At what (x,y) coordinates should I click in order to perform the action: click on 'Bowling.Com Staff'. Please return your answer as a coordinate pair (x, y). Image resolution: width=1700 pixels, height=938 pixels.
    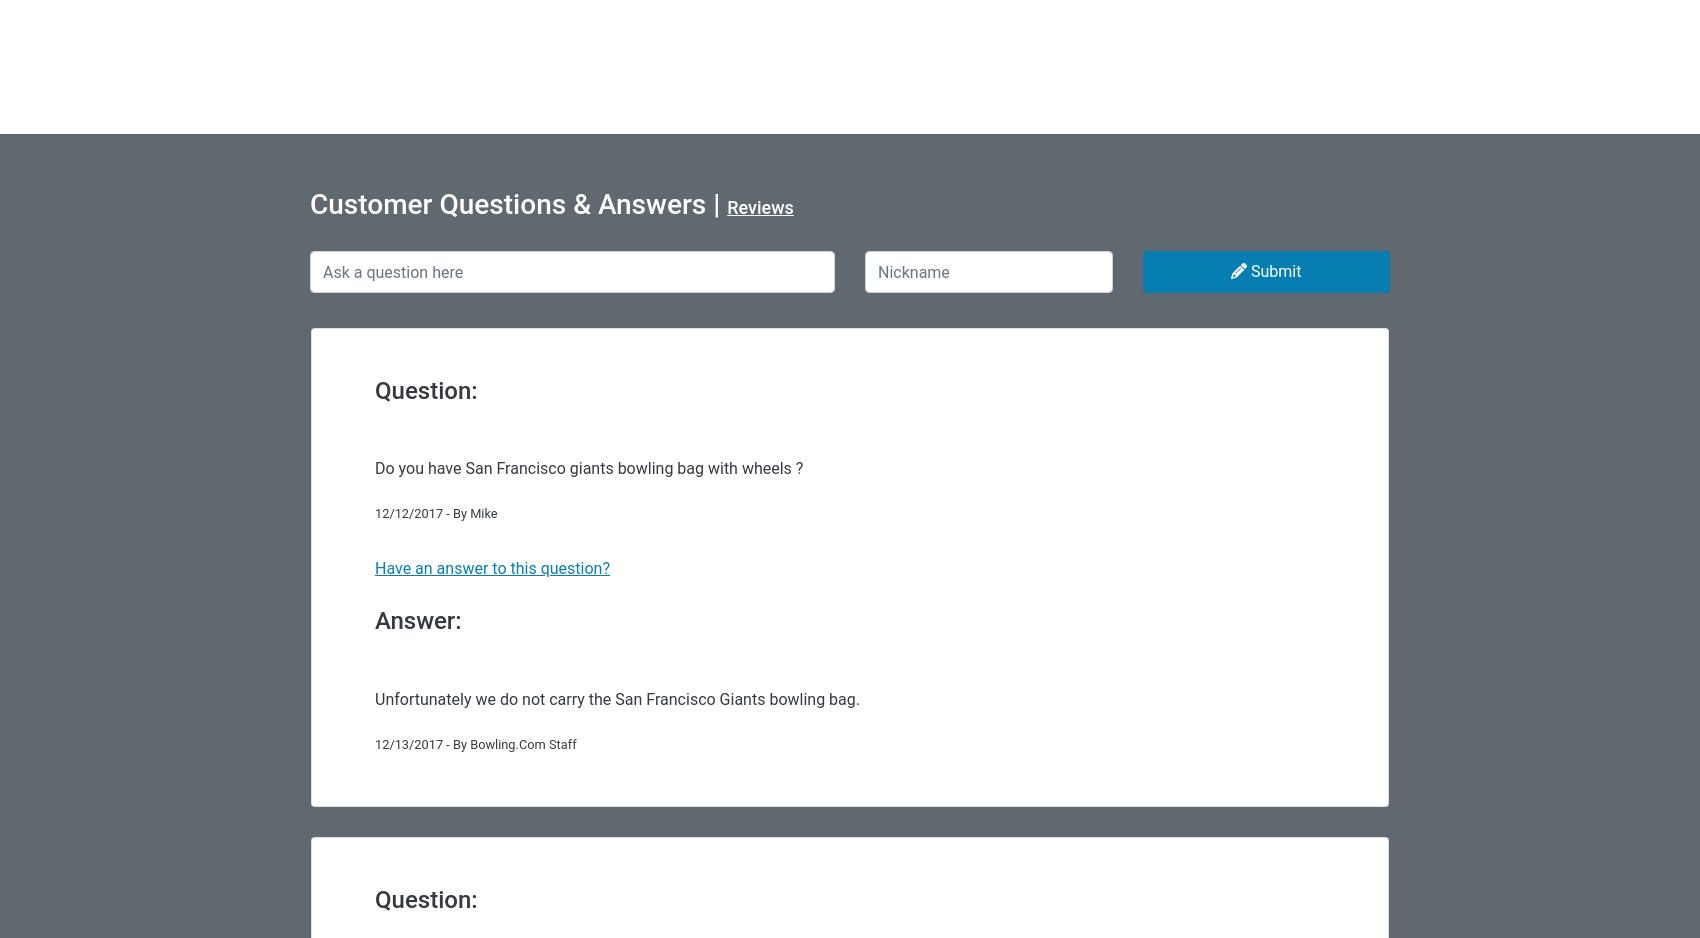
    Looking at the image, I should click on (522, 743).